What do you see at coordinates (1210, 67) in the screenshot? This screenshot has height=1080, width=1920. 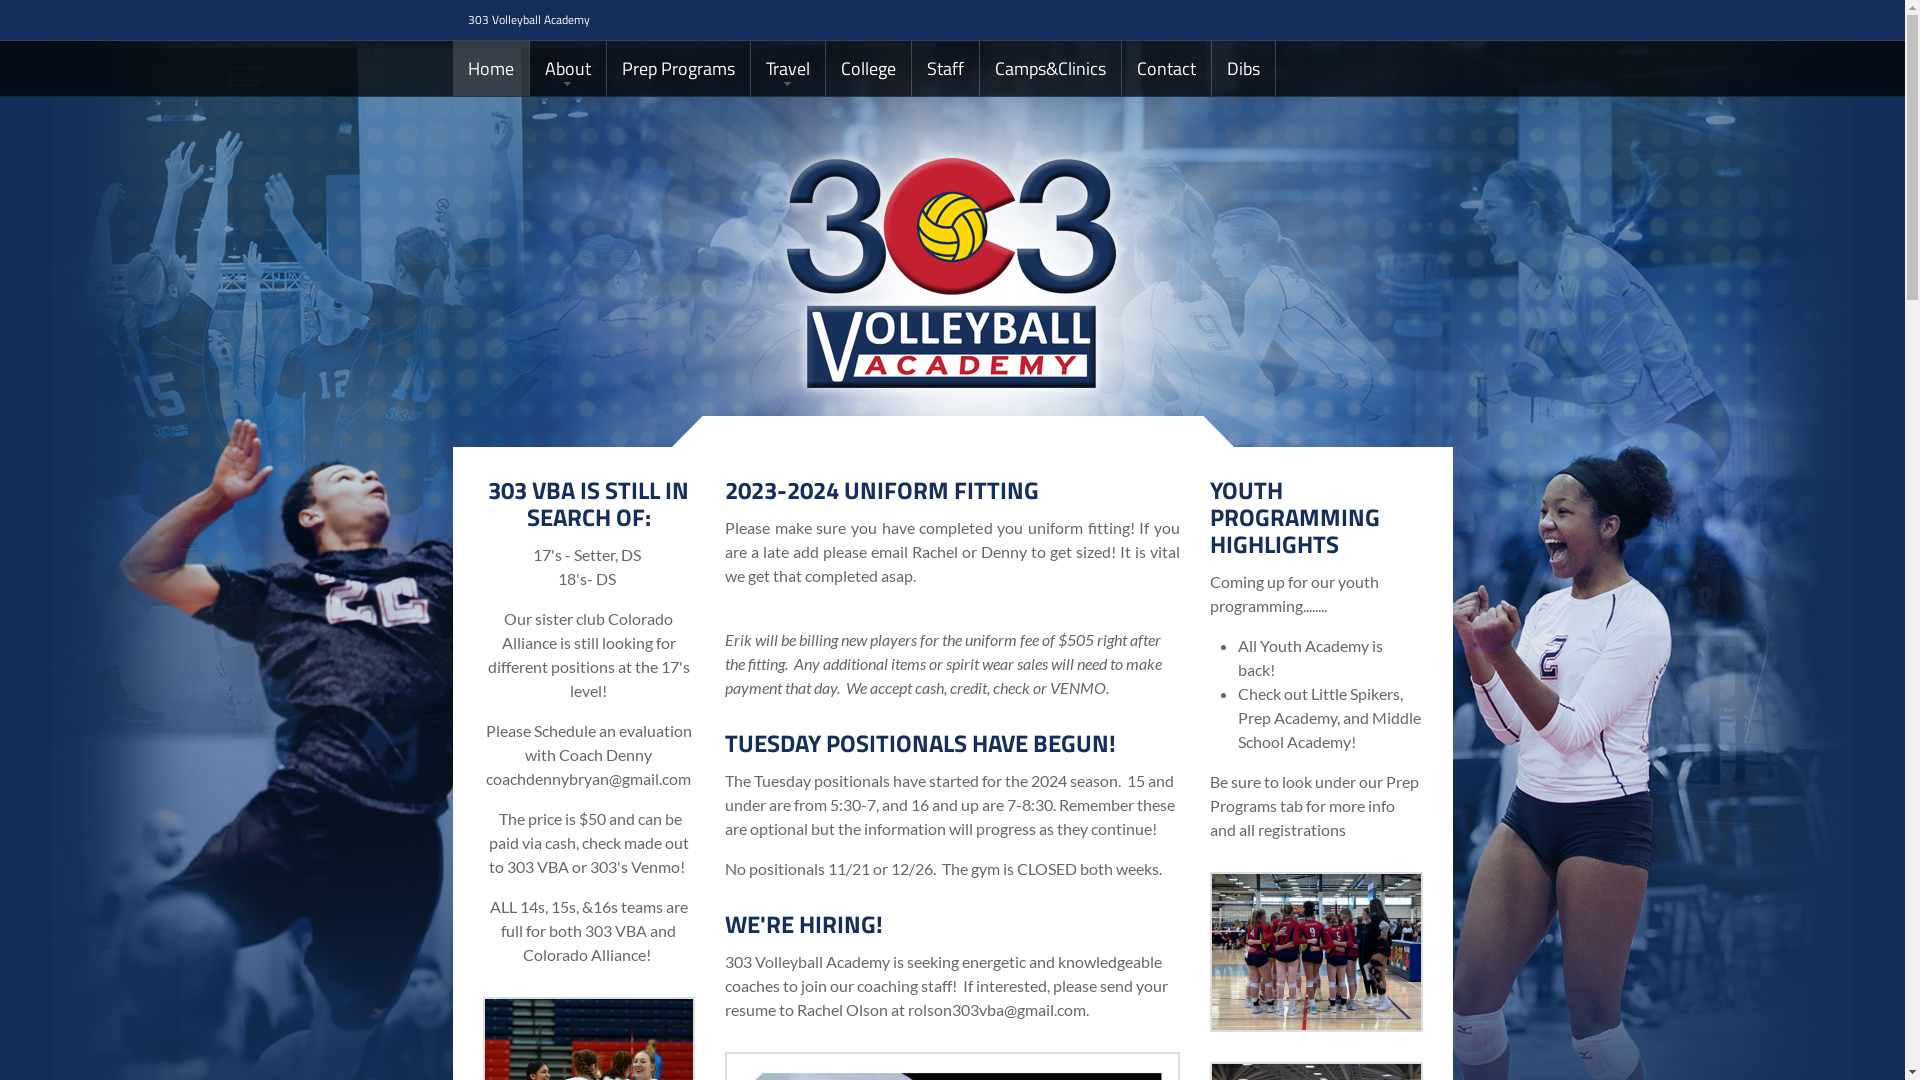 I see `'Dibs'` at bounding box center [1210, 67].